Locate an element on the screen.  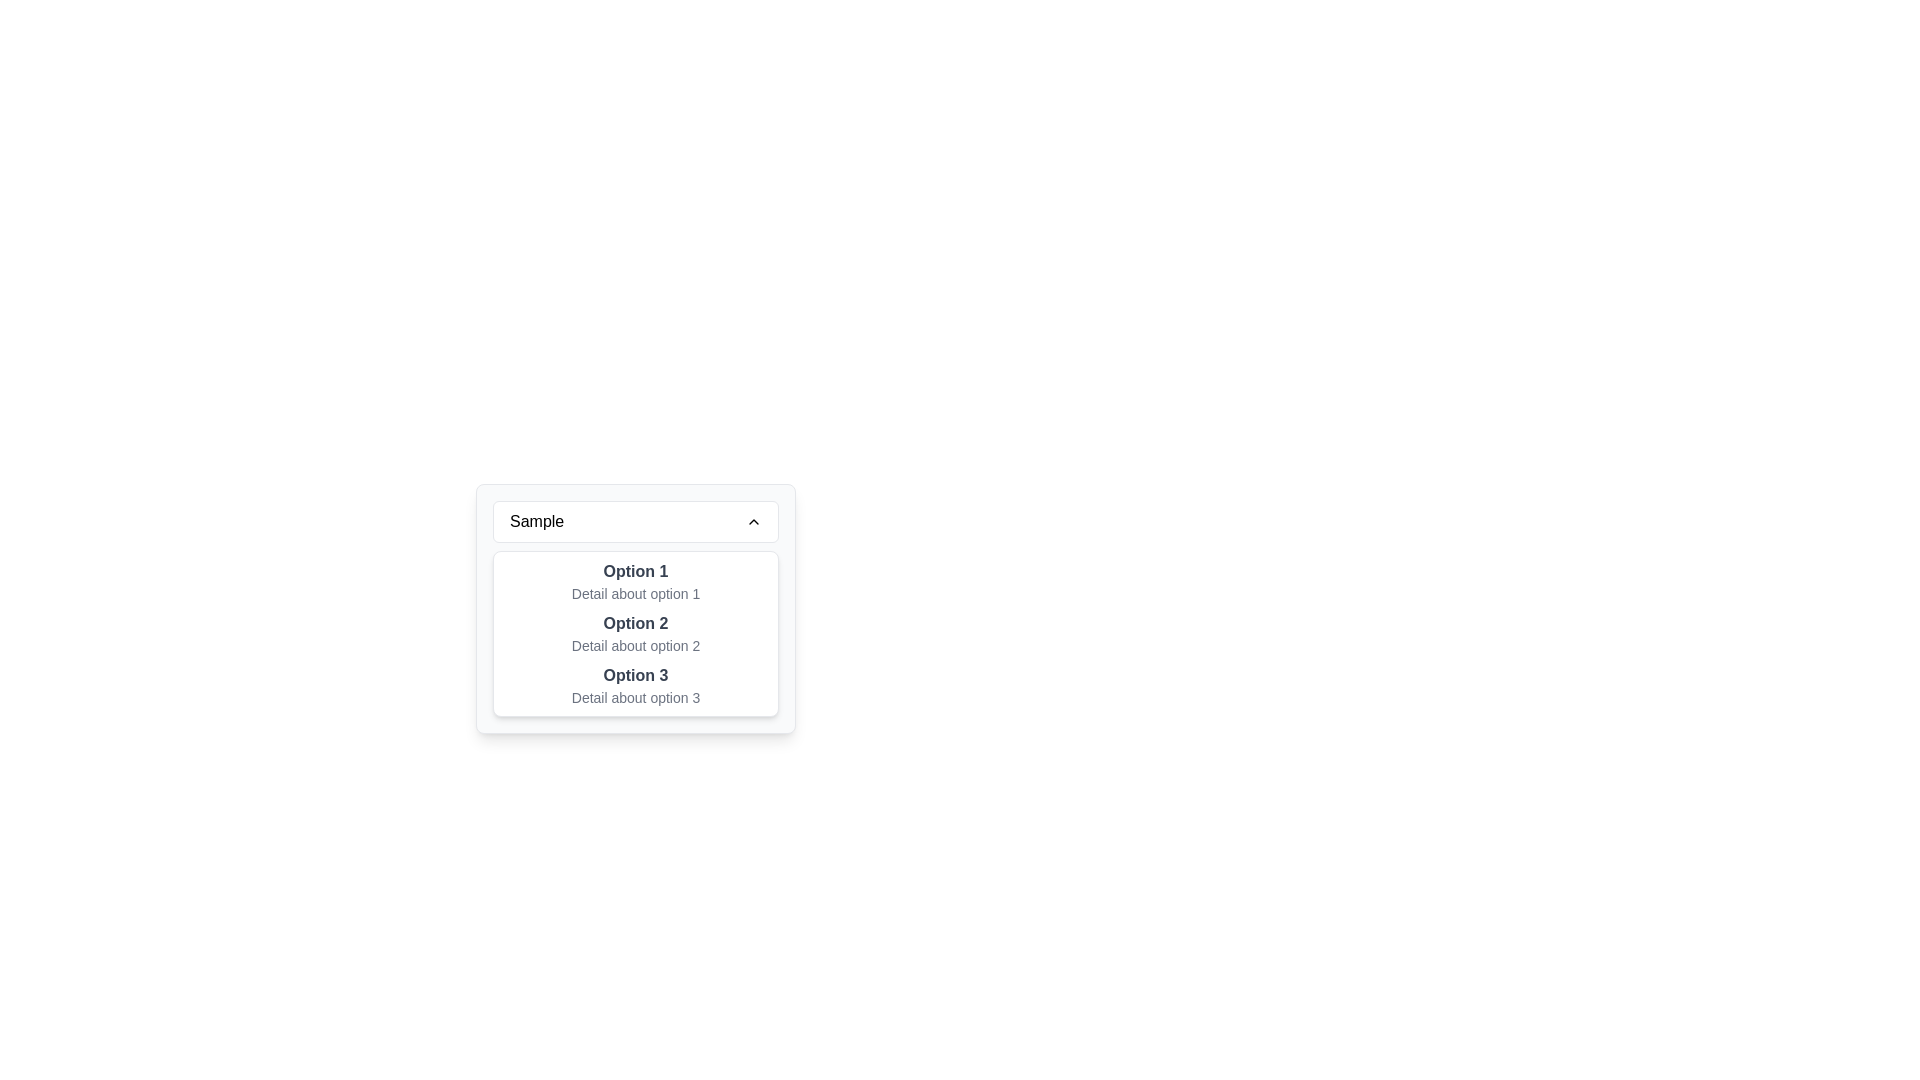
the selectable list item displaying 'Option 2' with a subtitle 'Detail about option 2' is located at coordinates (634, 633).